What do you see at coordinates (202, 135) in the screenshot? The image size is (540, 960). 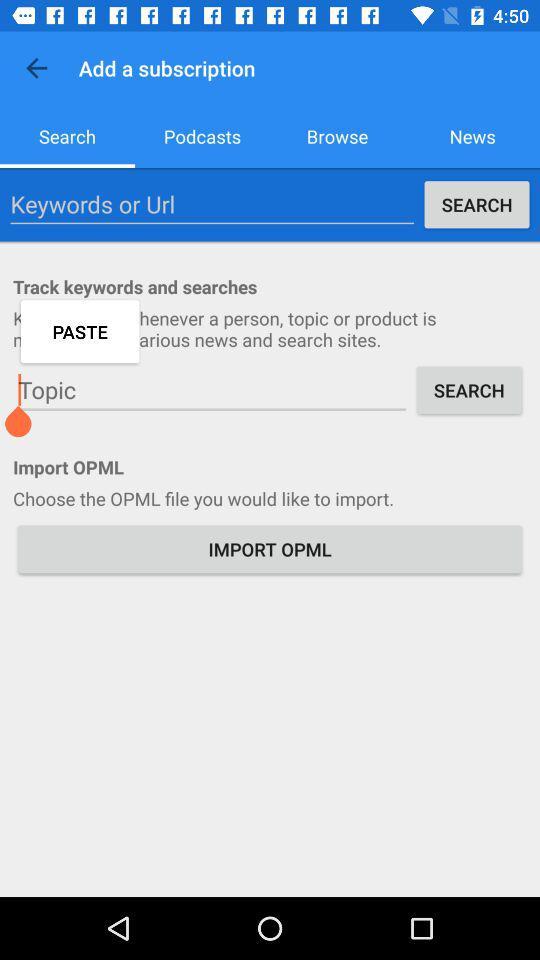 I see `icon to the left of the browse item` at bounding box center [202, 135].